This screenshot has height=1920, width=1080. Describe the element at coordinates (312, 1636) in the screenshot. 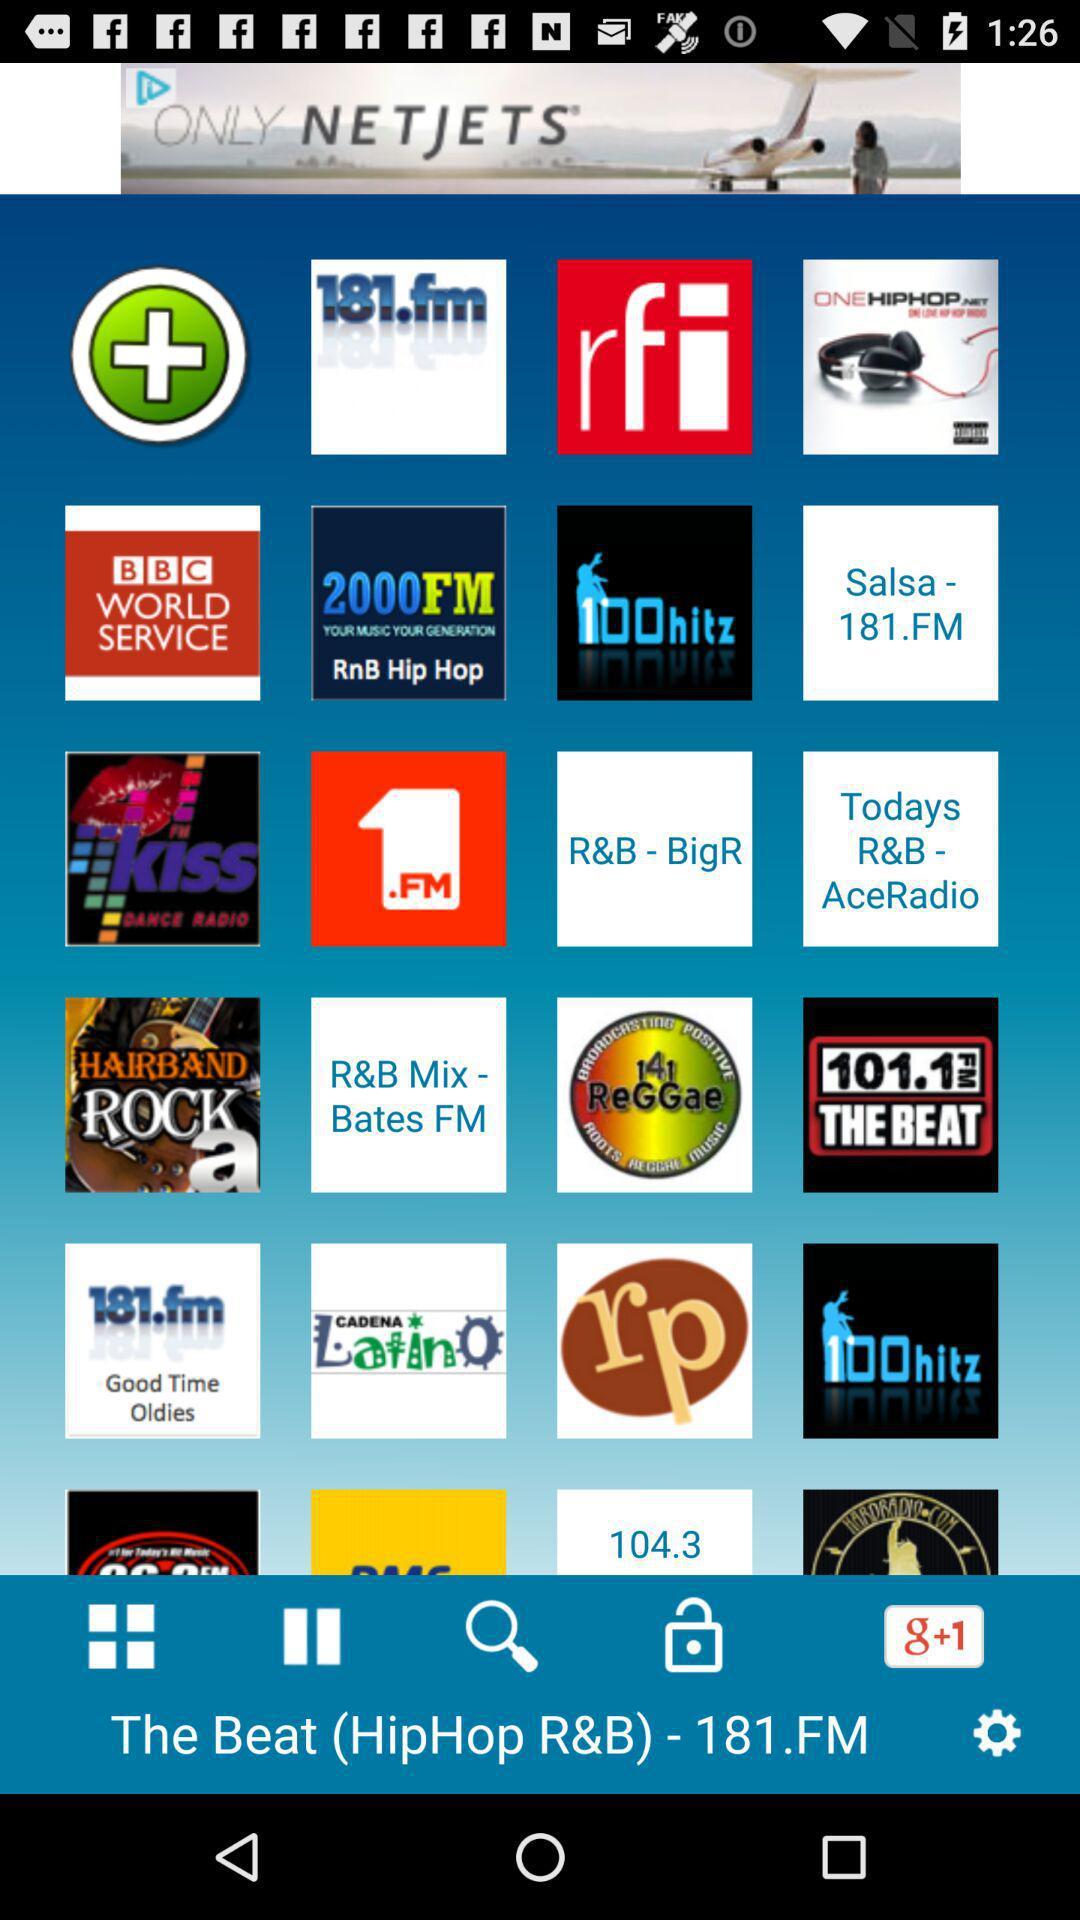

I see `press the pause` at that location.